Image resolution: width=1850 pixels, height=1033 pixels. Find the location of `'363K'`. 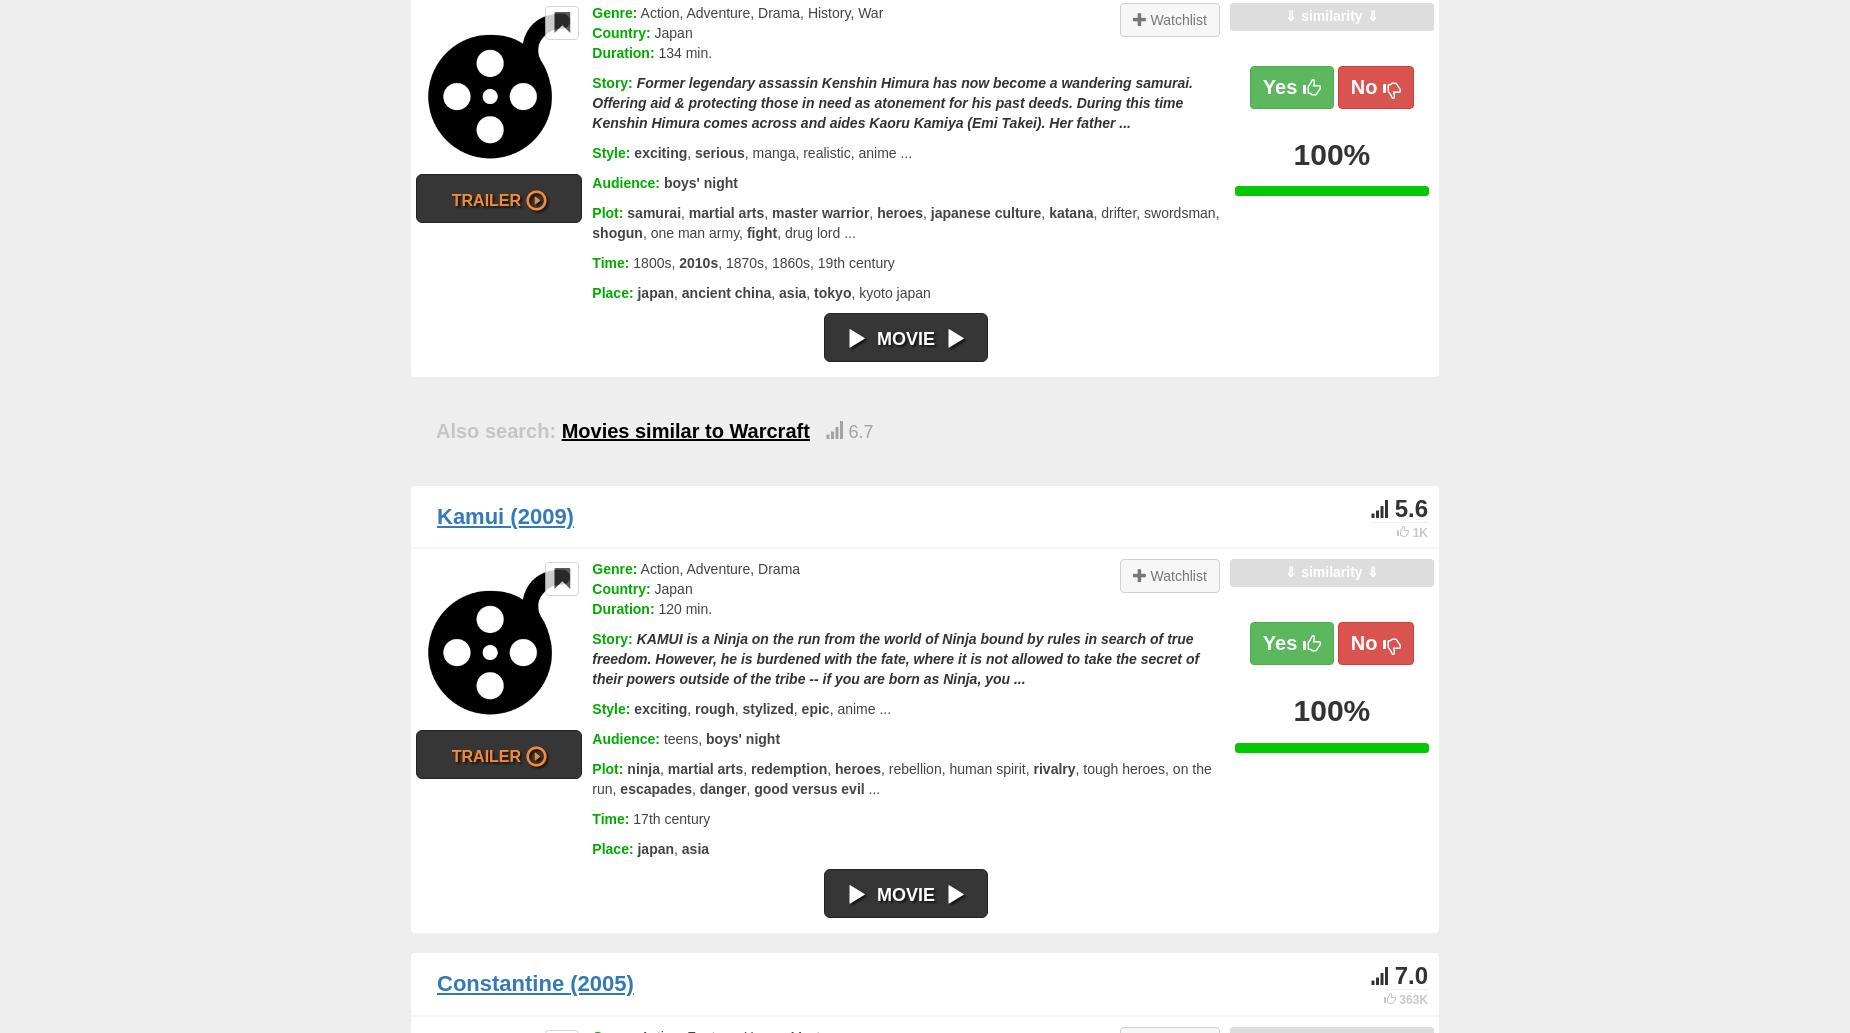

'363K' is located at coordinates (1413, 999).